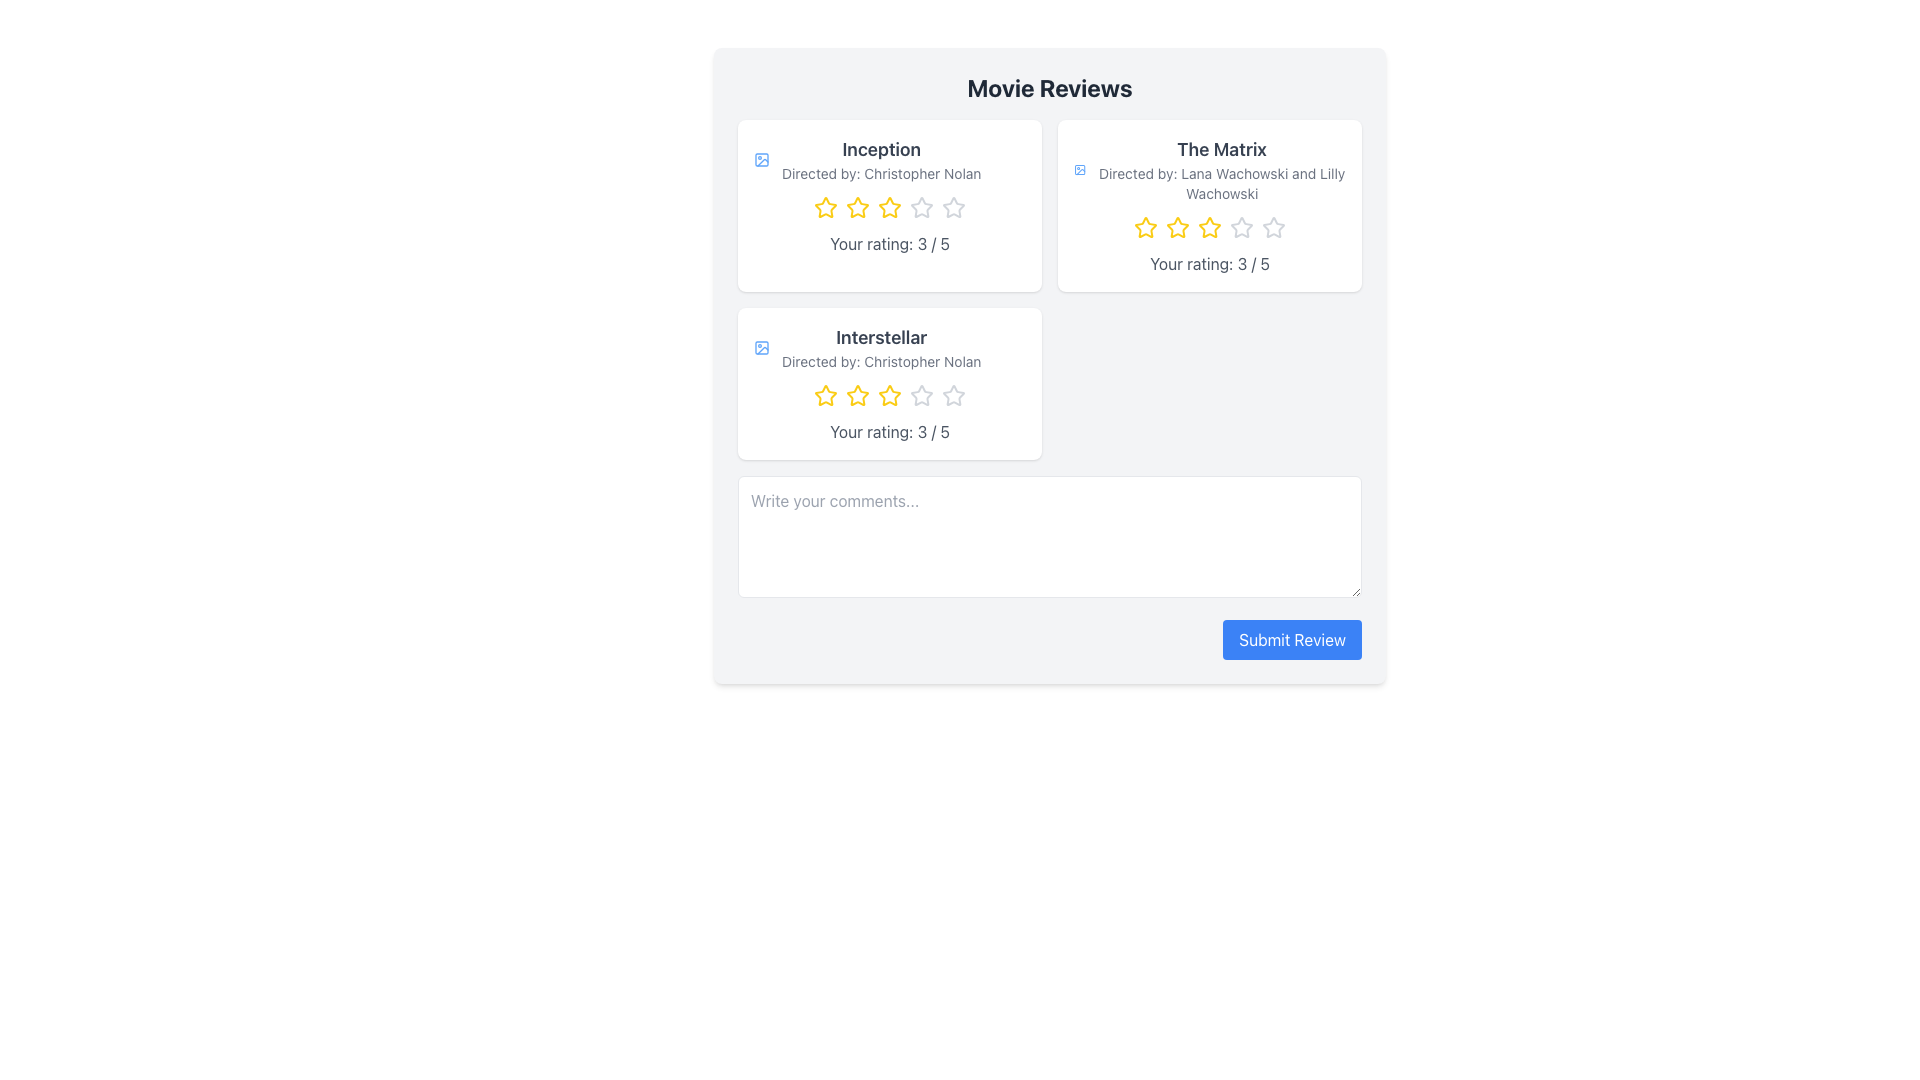  What do you see at coordinates (888, 158) in the screenshot?
I see `the text block labeled 'Inception' with an image placeholder icon on the left side of the 'Movie Reviews' interface` at bounding box center [888, 158].